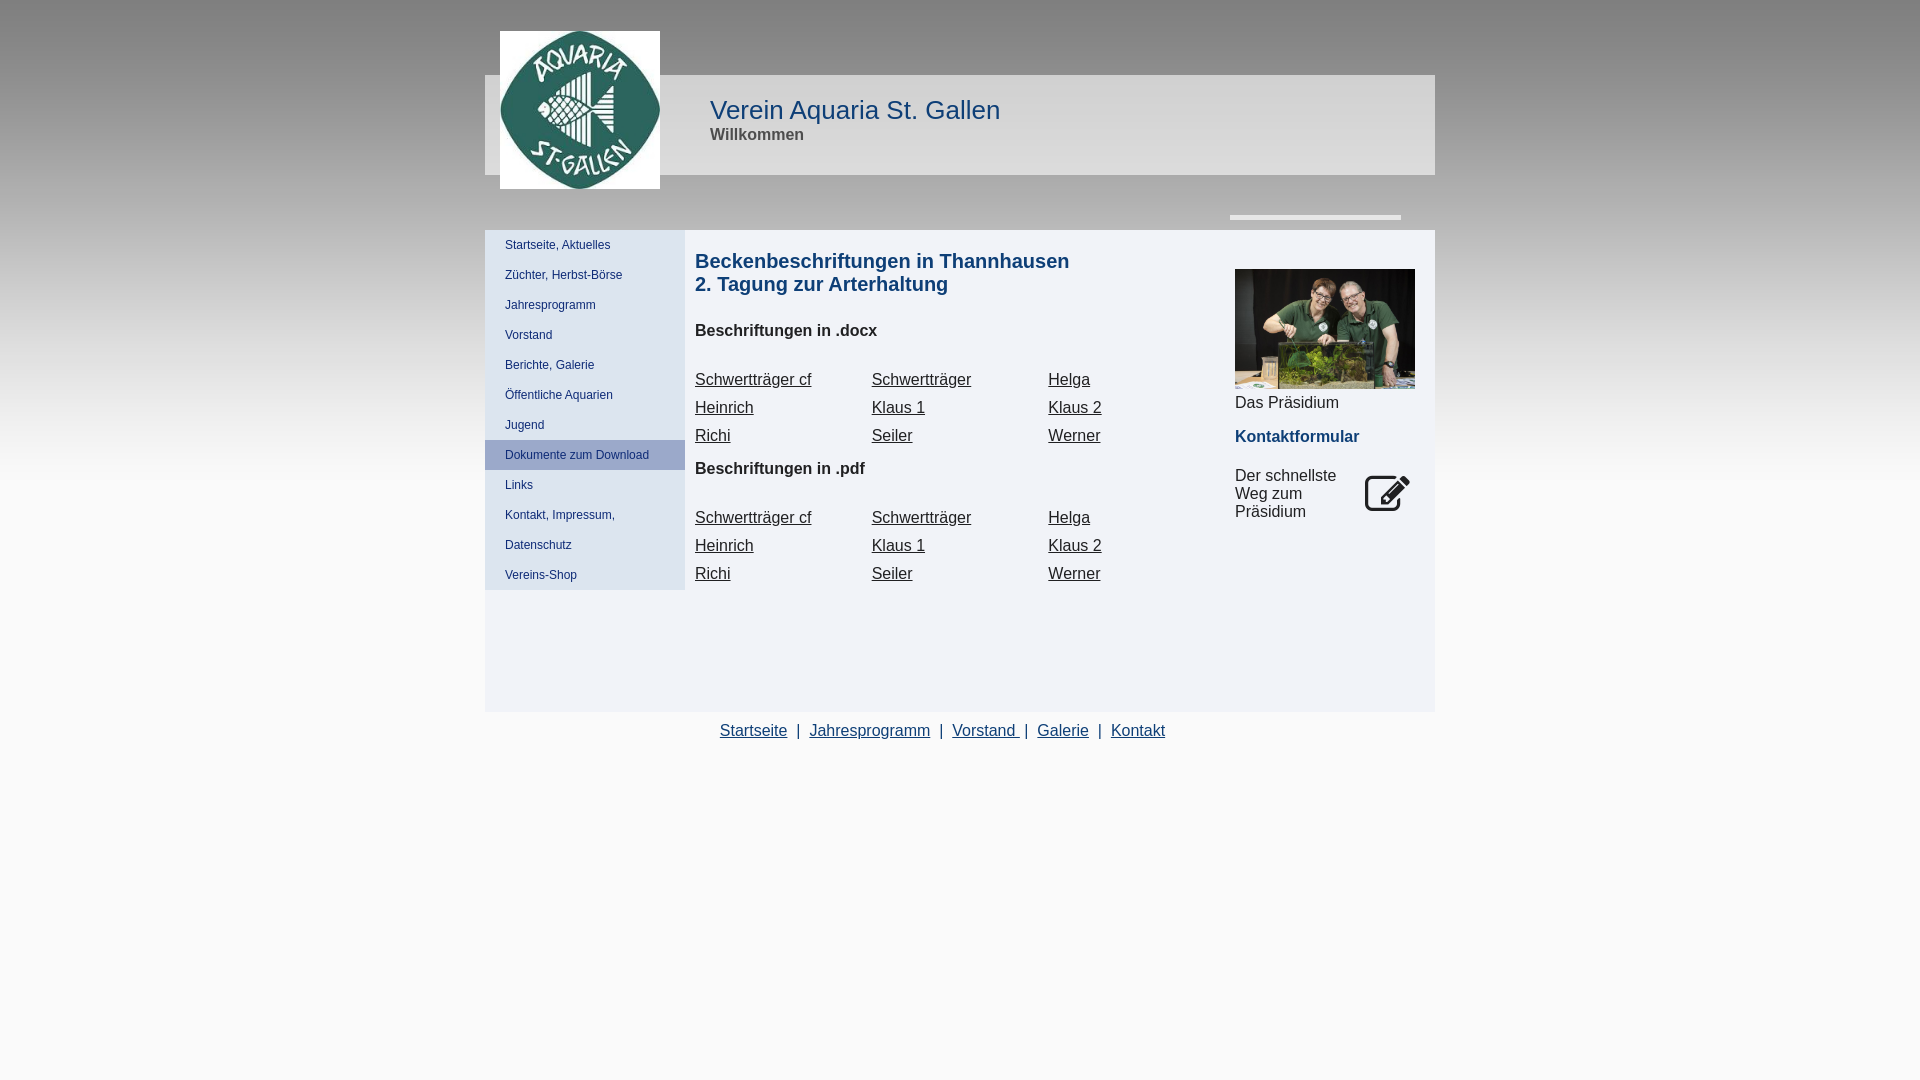 This screenshot has height=1080, width=1920. Describe the element at coordinates (584, 304) in the screenshot. I see `'Jahresprogramm'` at that location.